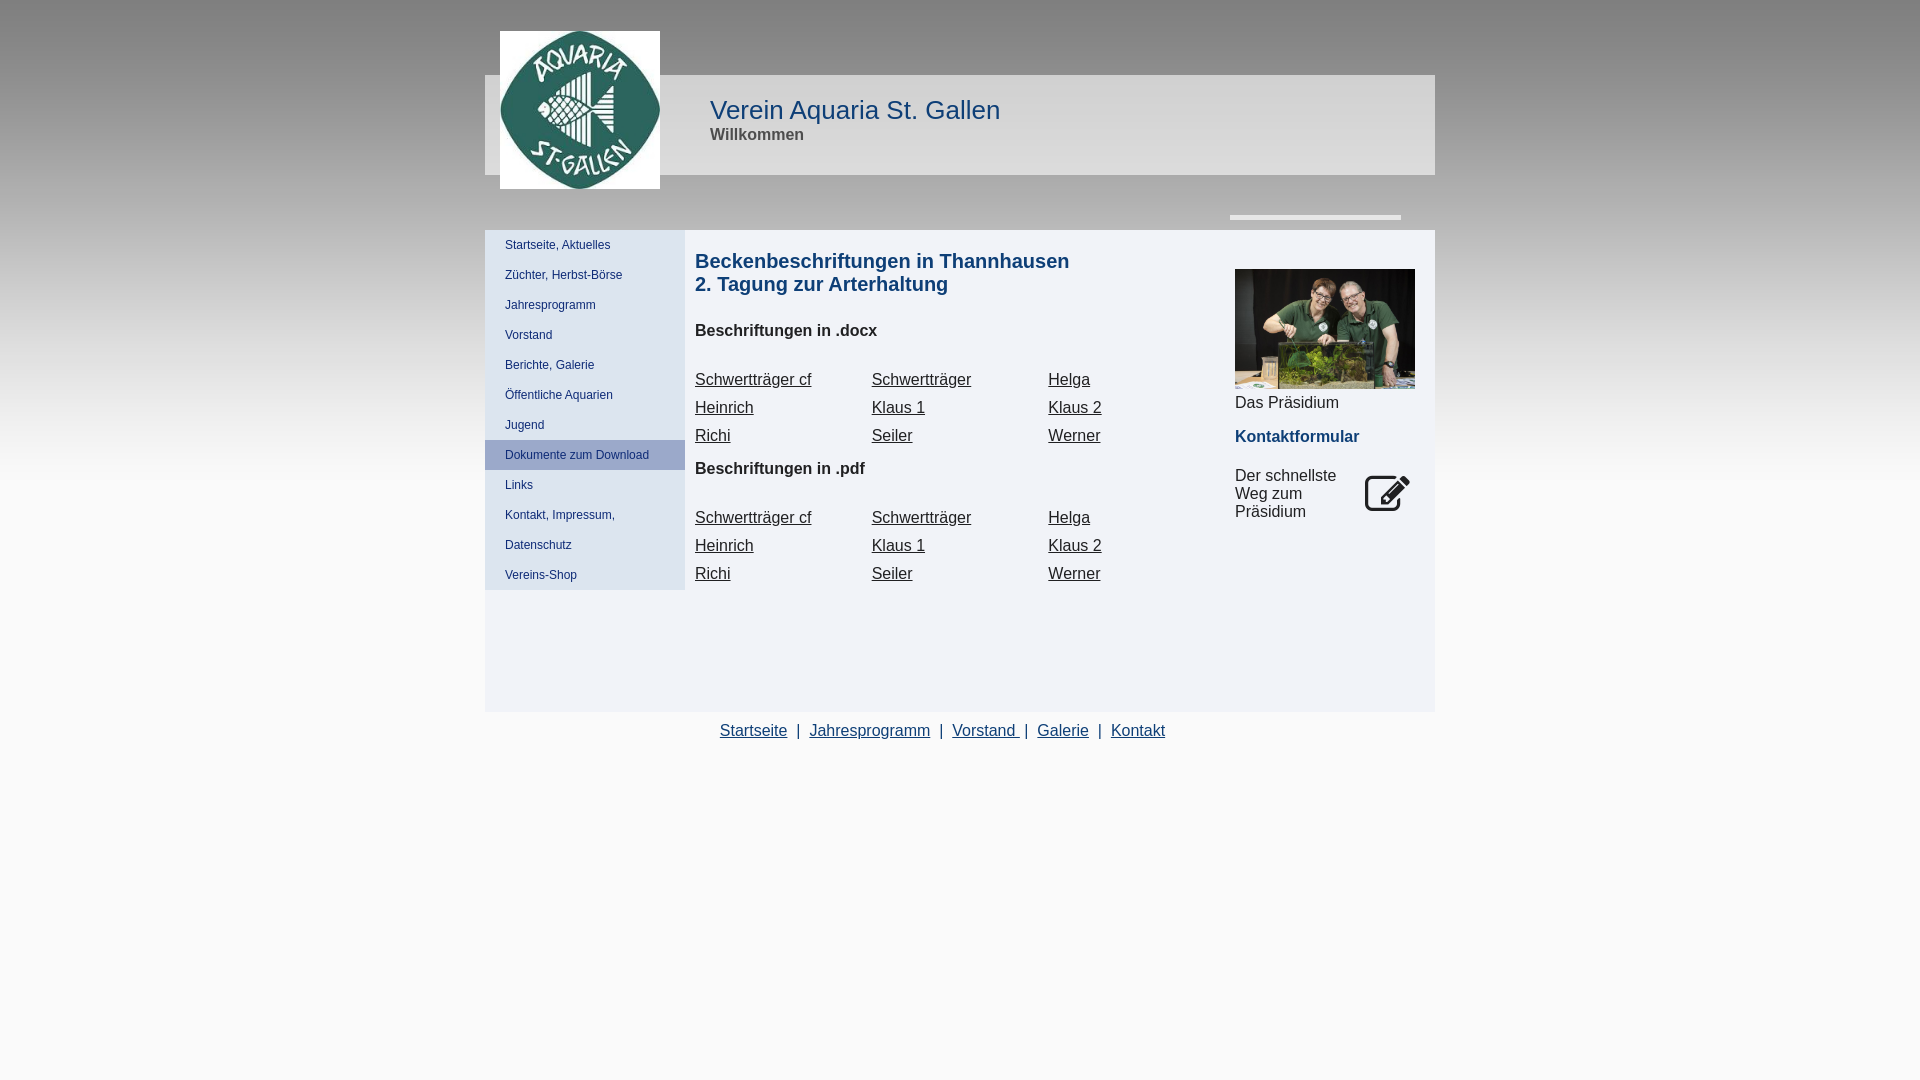 This screenshot has height=1080, width=1920. Describe the element at coordinates (584, 304) in the screenshot. I see `'Jahresprogramm'` at that location.